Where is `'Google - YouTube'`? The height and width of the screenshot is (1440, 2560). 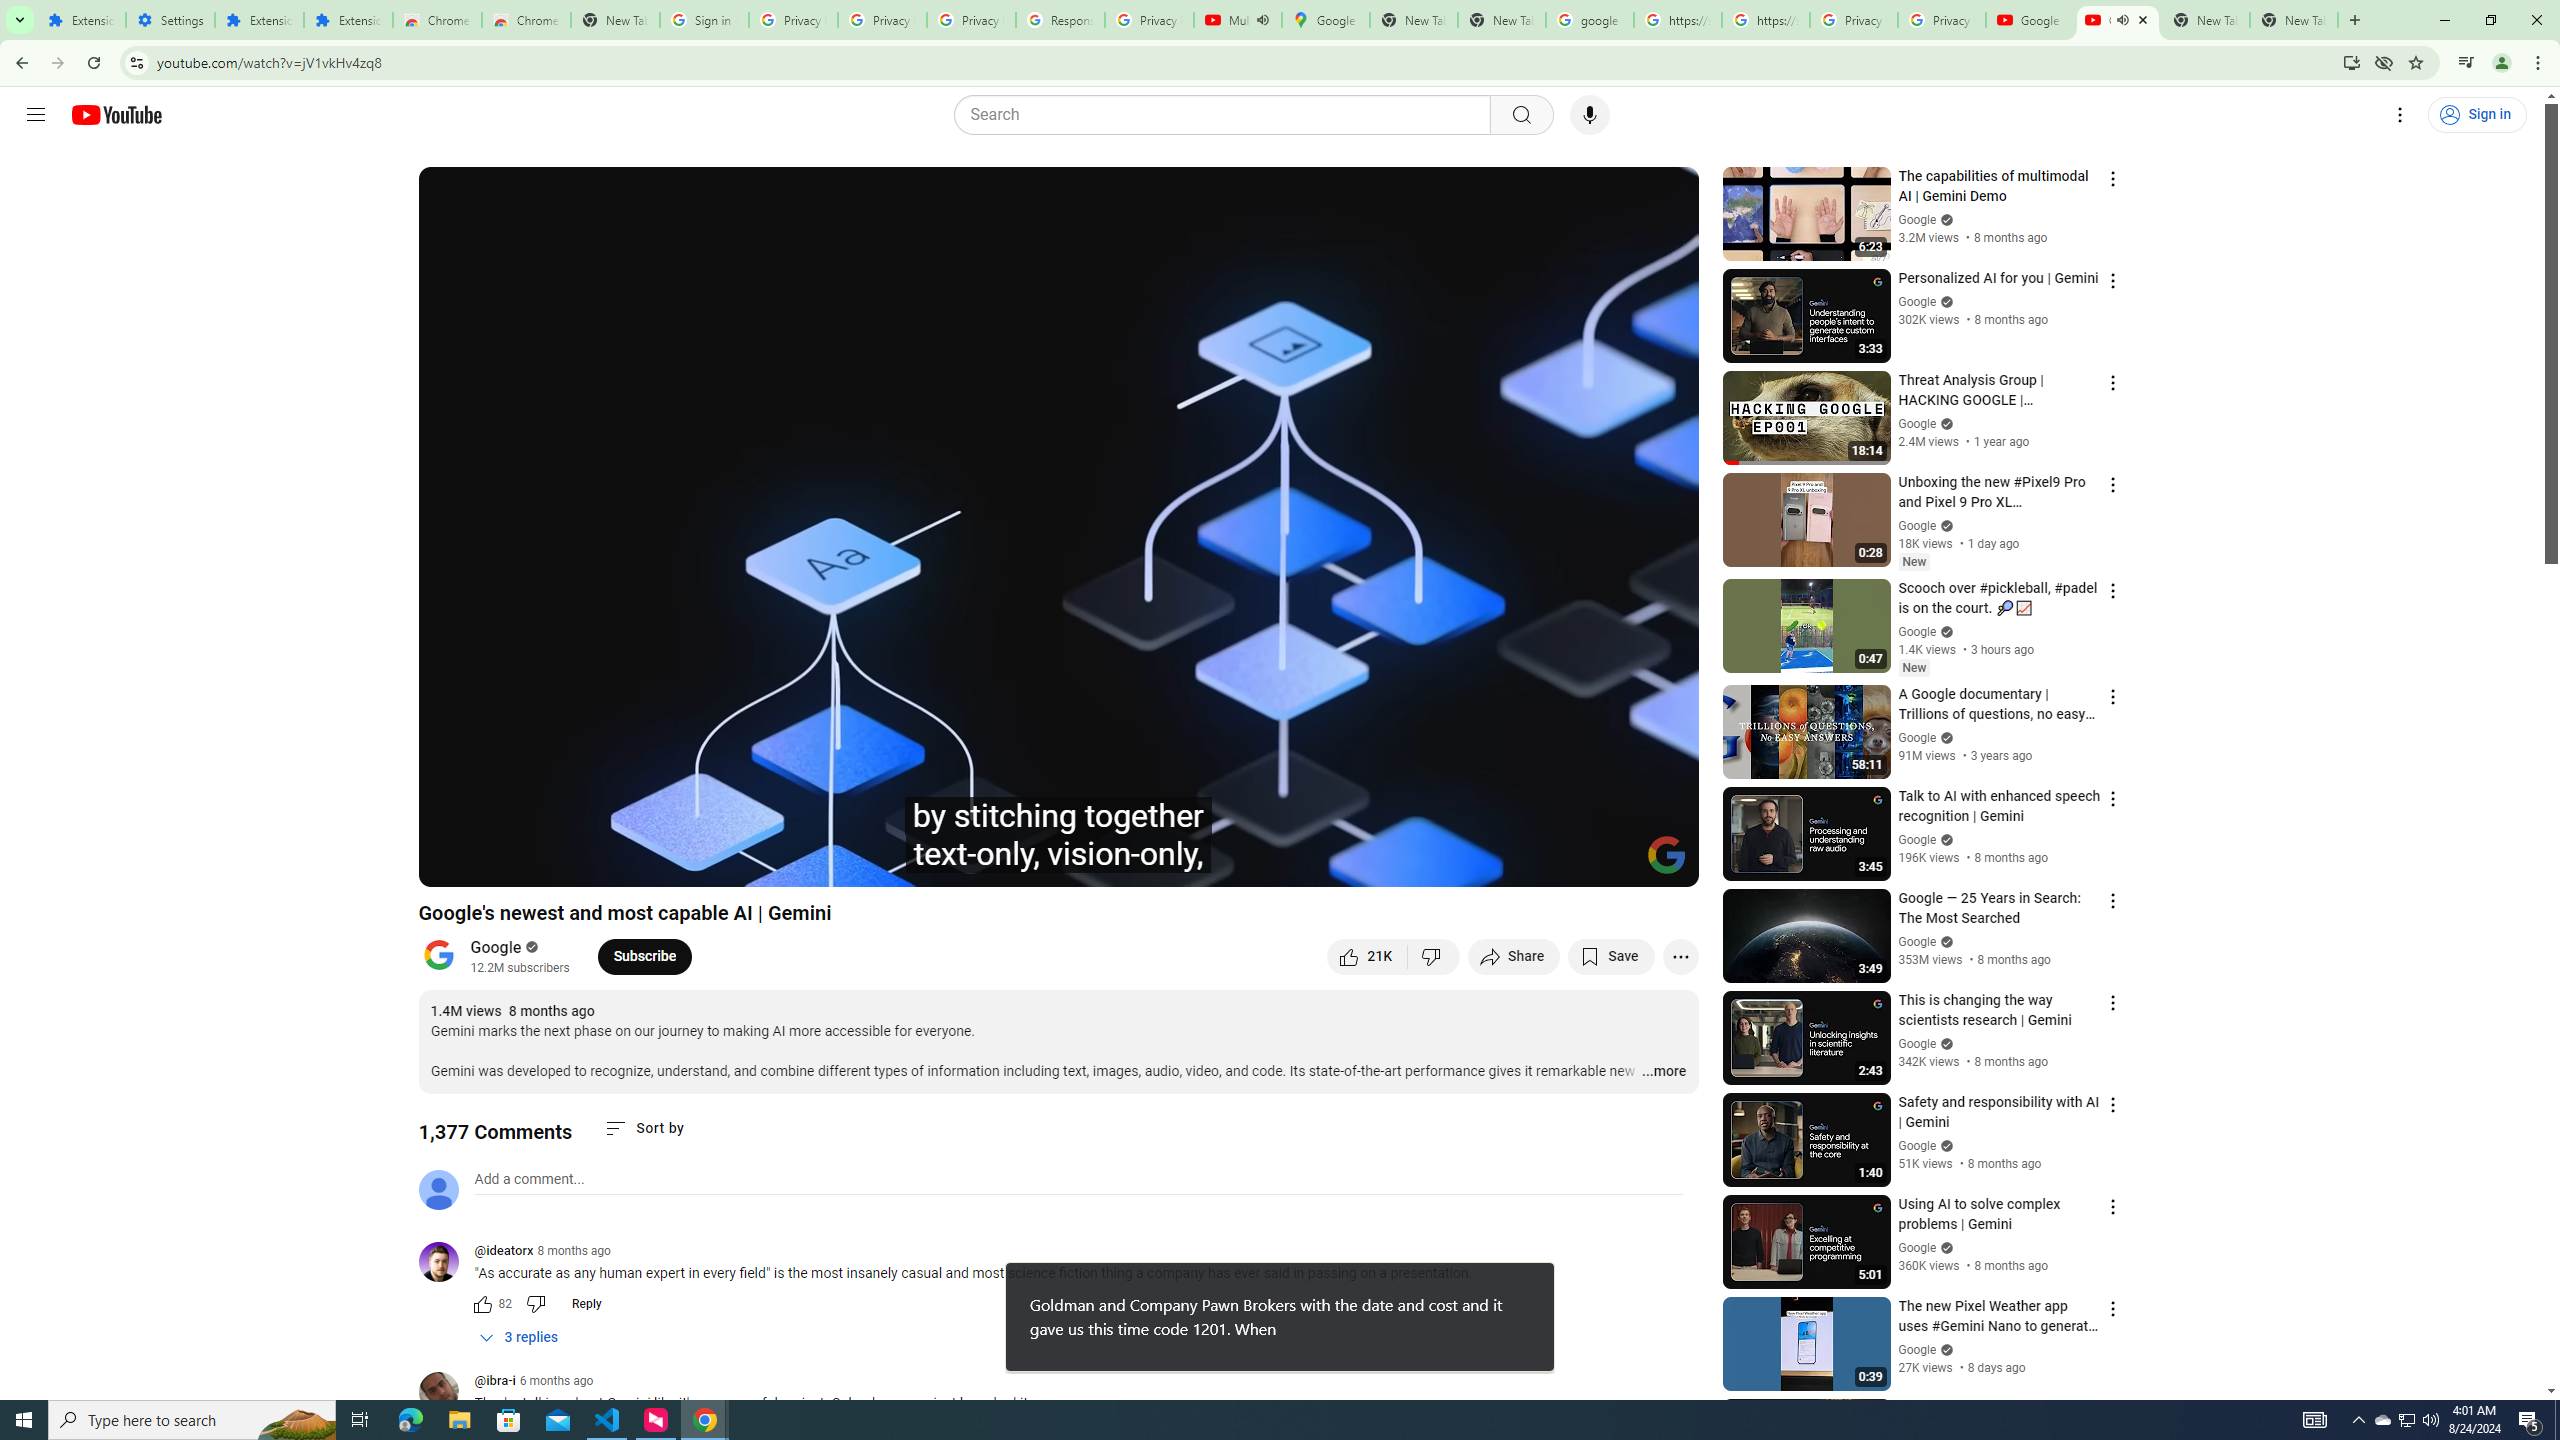 'Google - YouTube' is located at coordinates (2030, 19).